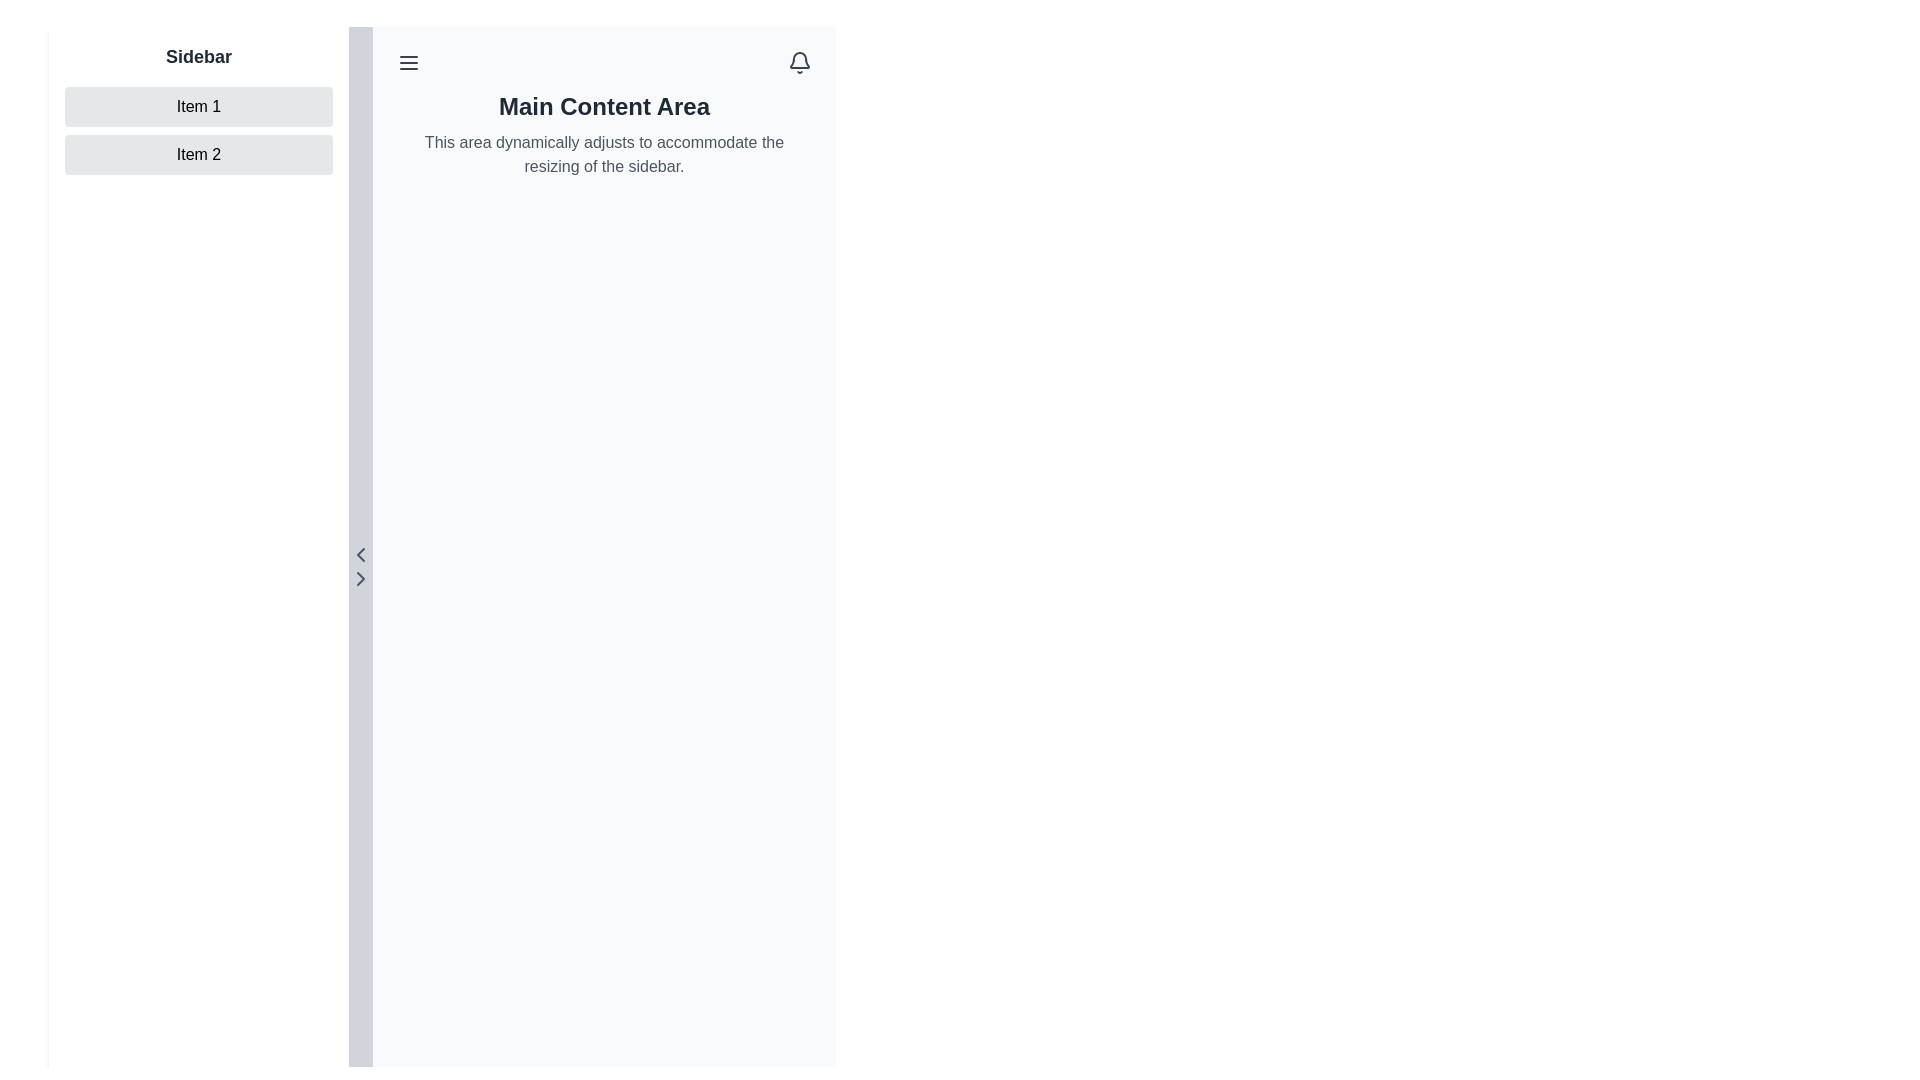 The image size is (1920, 1080). Describe the element at coordinates (360, 555) in the screenshot. I see `the left-pointing chevron button, which is a minimalist icon rendered in a thin, gray line, located vertically centered within the sidebar resizer area` at that location.